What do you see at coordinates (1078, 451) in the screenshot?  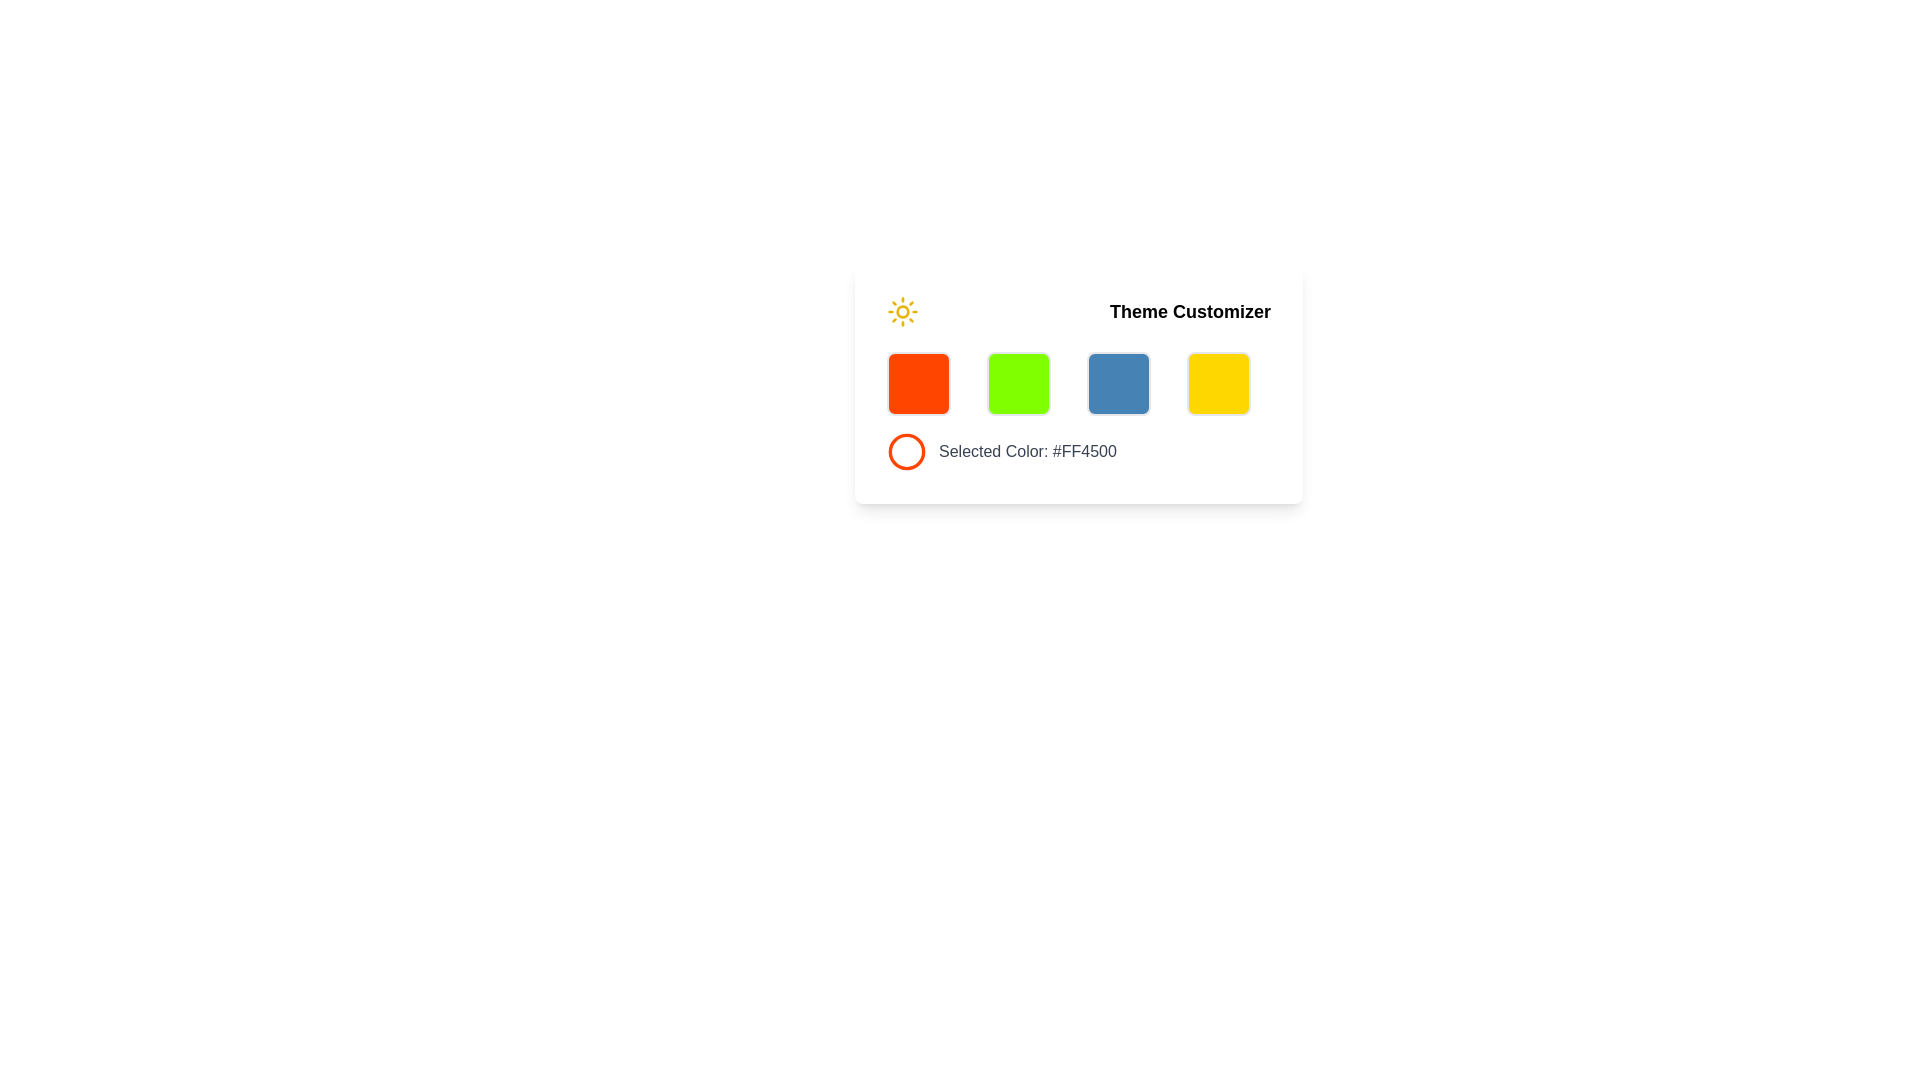 I see `the informational text element displaying the currently selected color and its hexadecimal code, located beneath the color options in the 'Theme Customizer' section` at bounding box center [1078, 451].